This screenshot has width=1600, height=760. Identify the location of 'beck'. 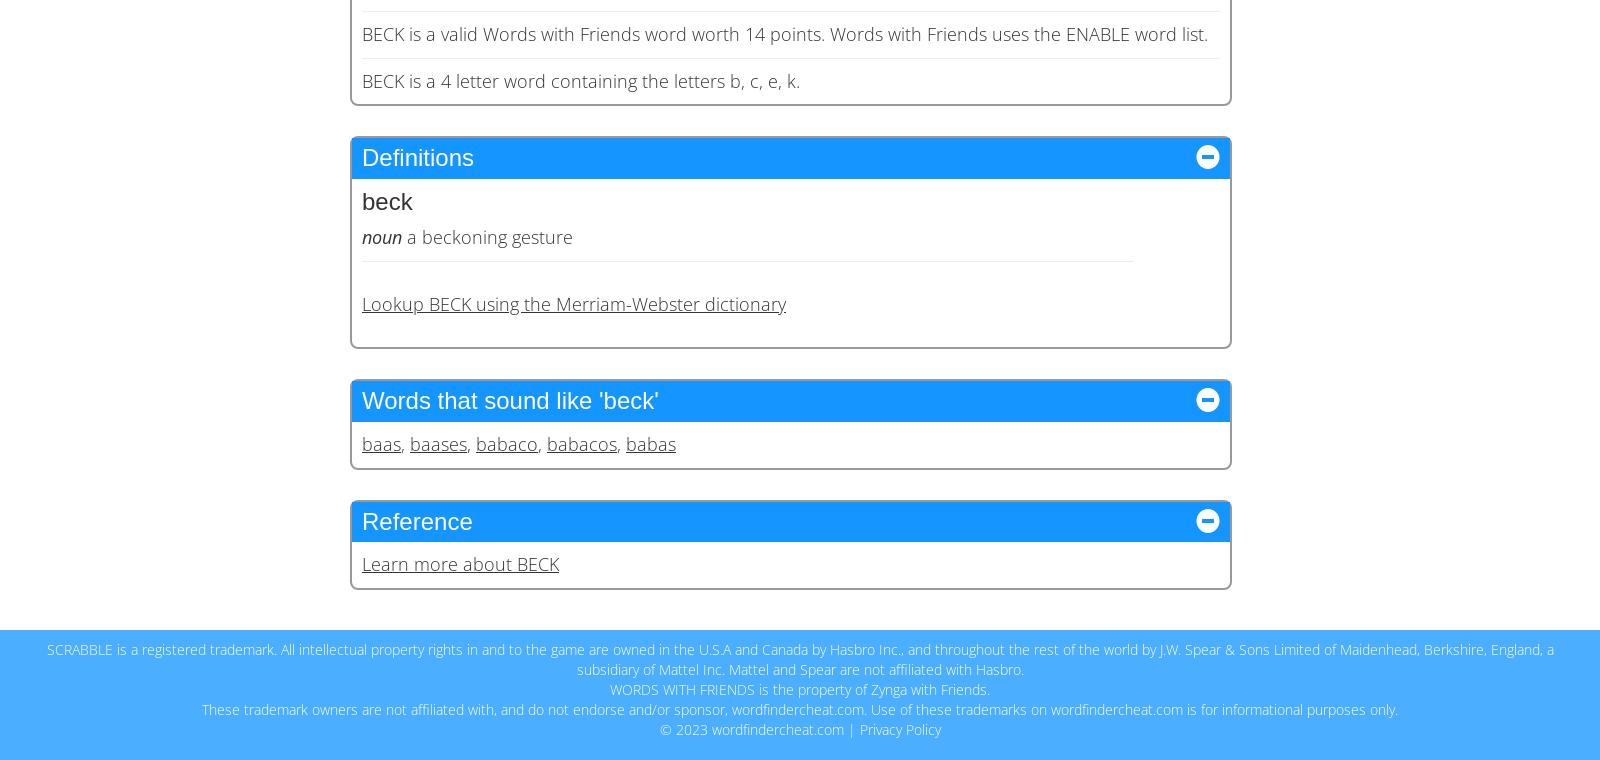
(387, 199).